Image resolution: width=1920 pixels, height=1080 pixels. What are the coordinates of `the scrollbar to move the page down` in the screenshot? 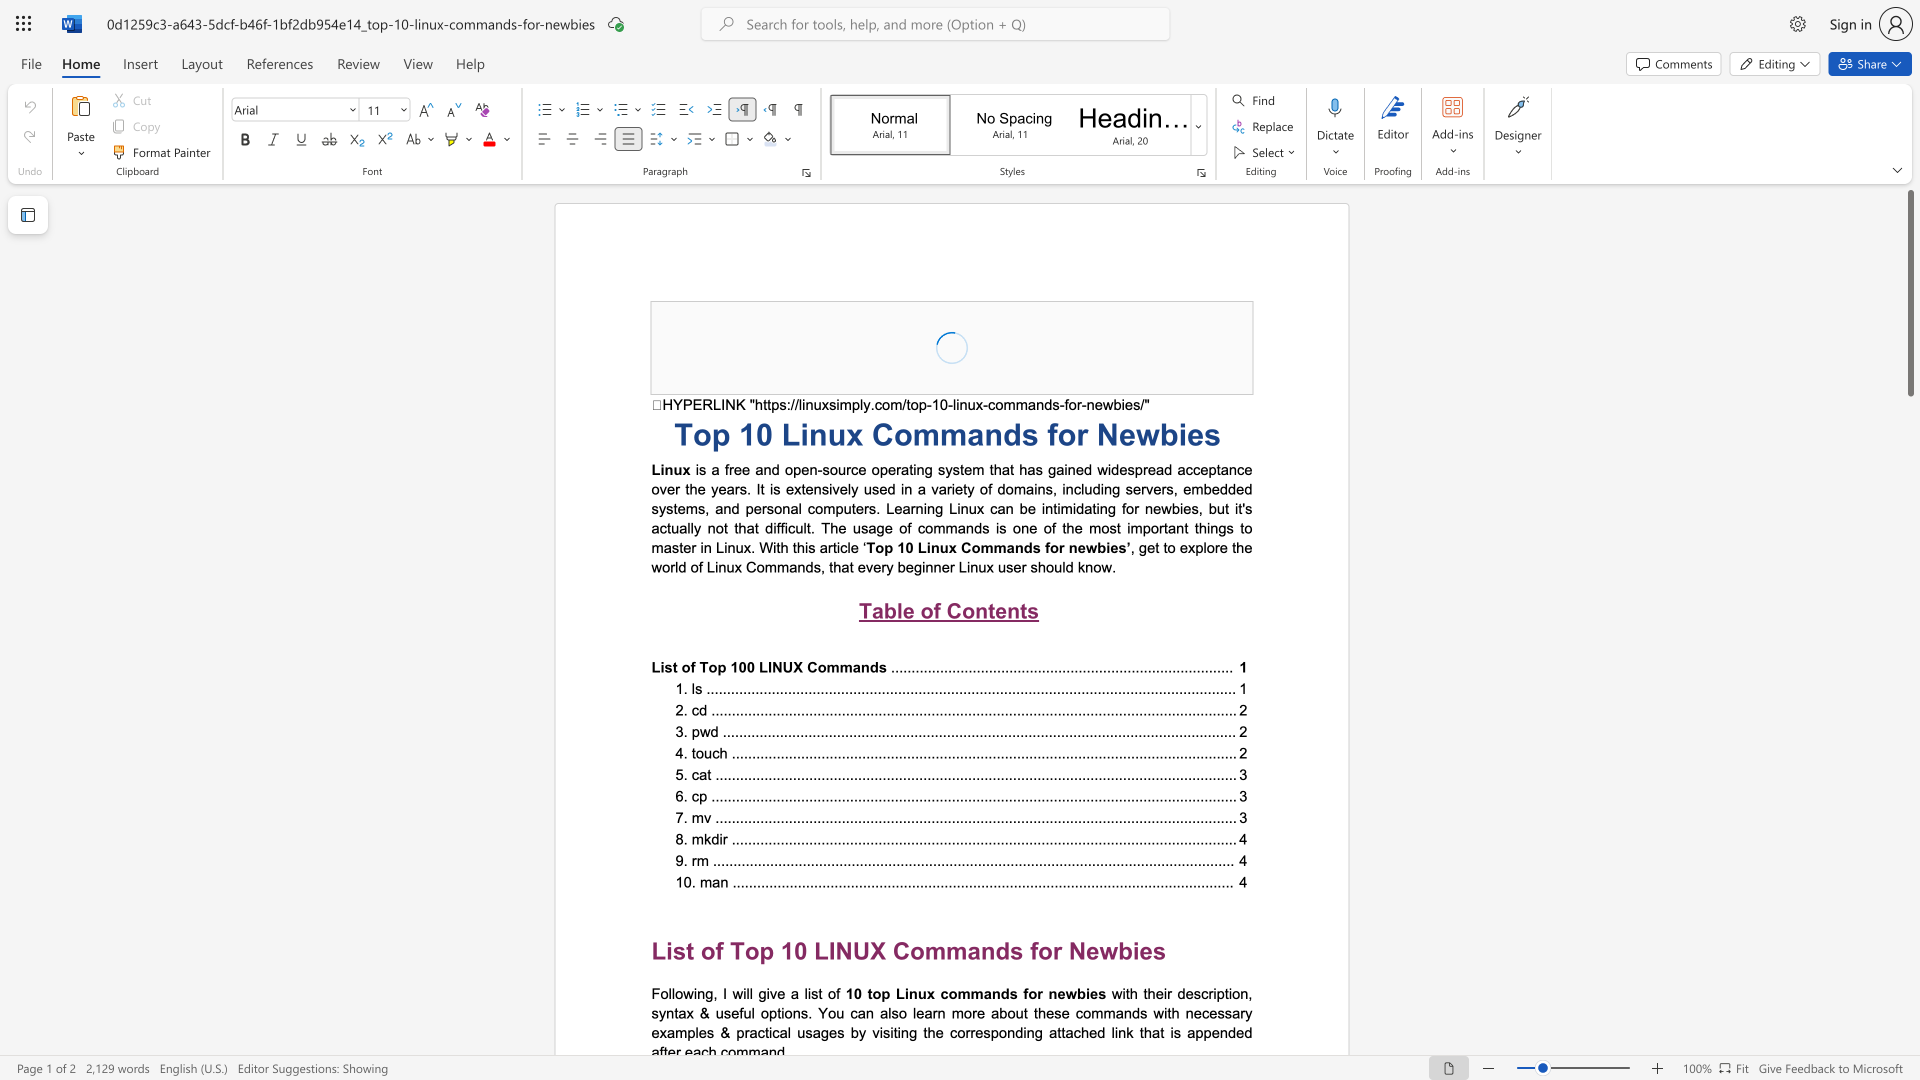 It's located at (1909, 708).